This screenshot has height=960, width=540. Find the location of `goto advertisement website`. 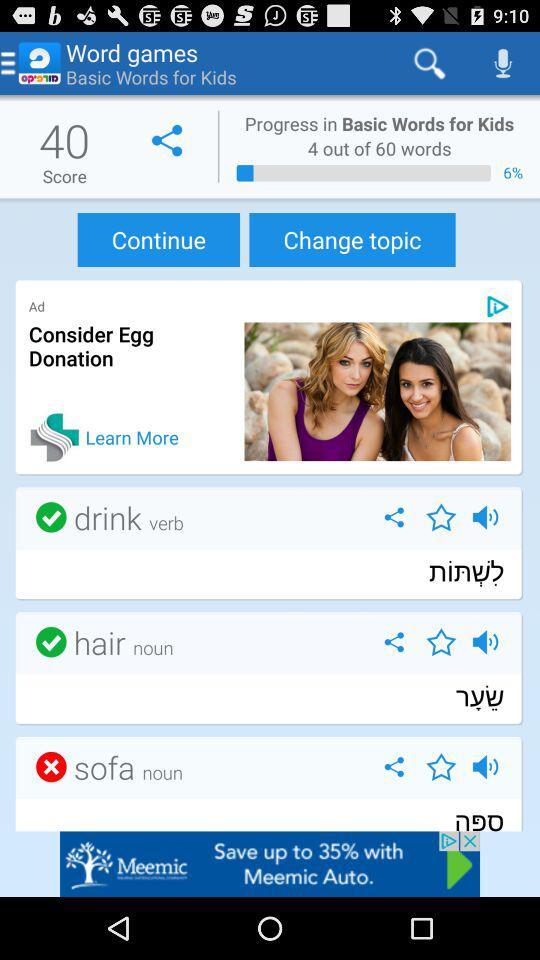

goto advertisement website is located at coordinates (270, 863).